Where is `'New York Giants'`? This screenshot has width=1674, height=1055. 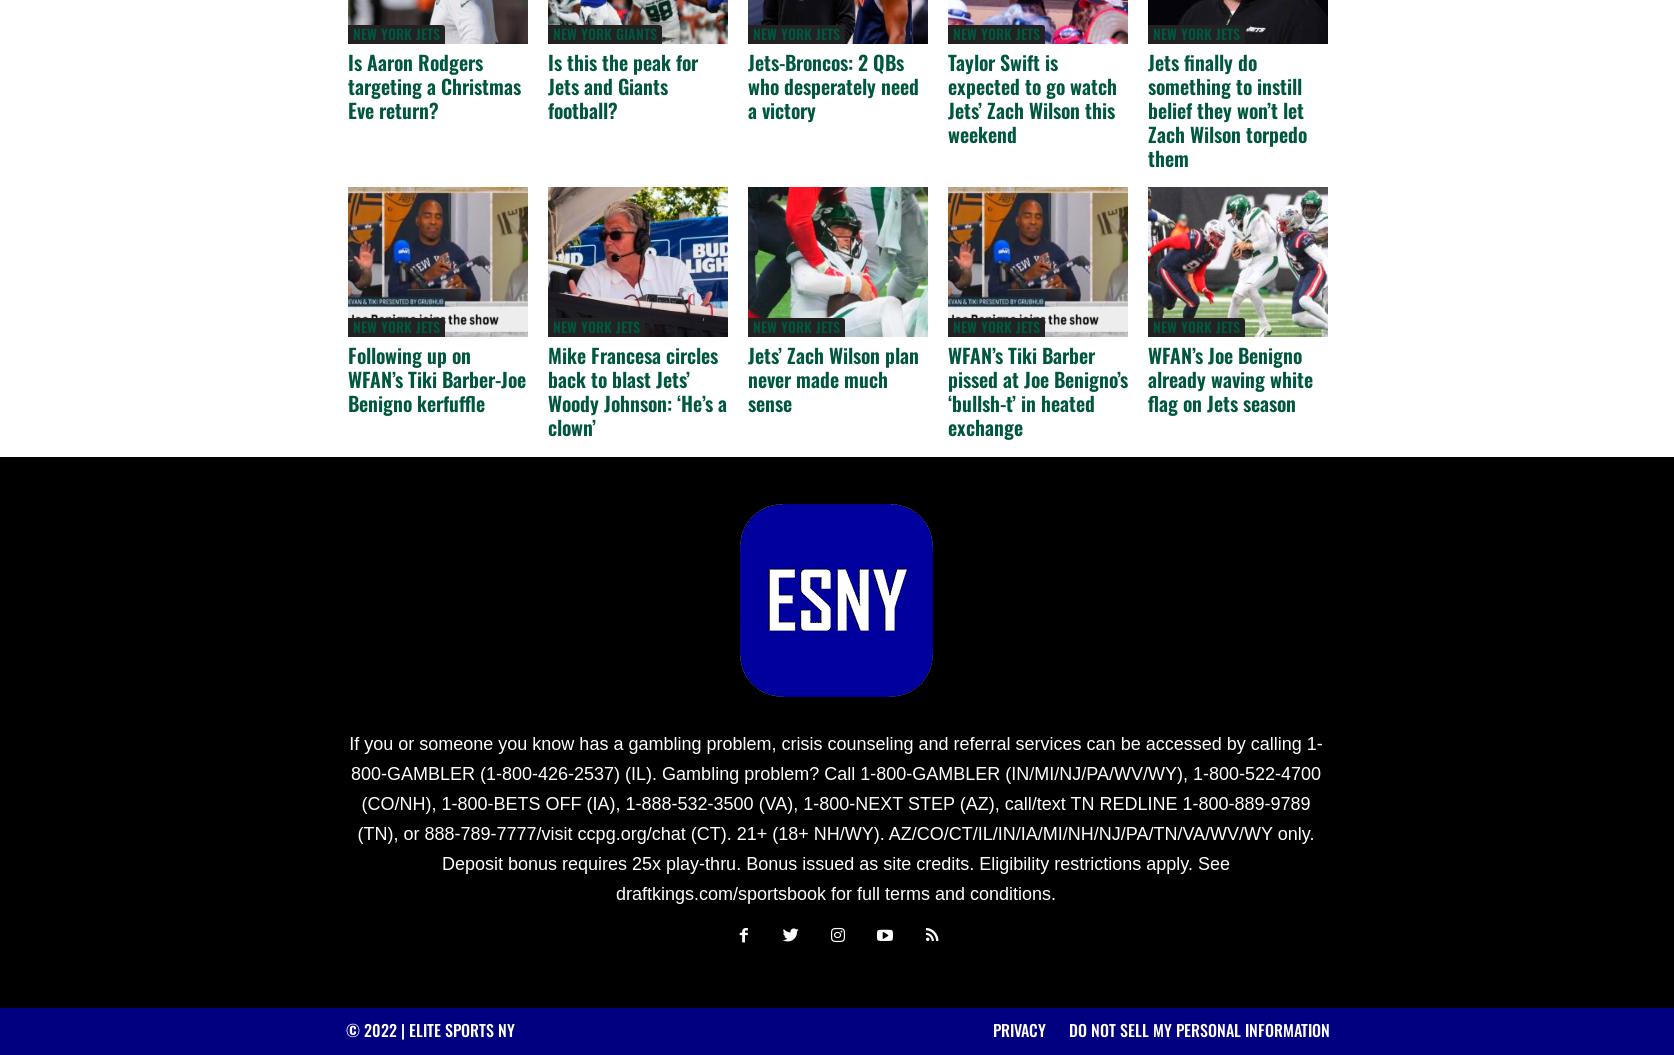
'New York Giants' is located at coordinates (603, 32).